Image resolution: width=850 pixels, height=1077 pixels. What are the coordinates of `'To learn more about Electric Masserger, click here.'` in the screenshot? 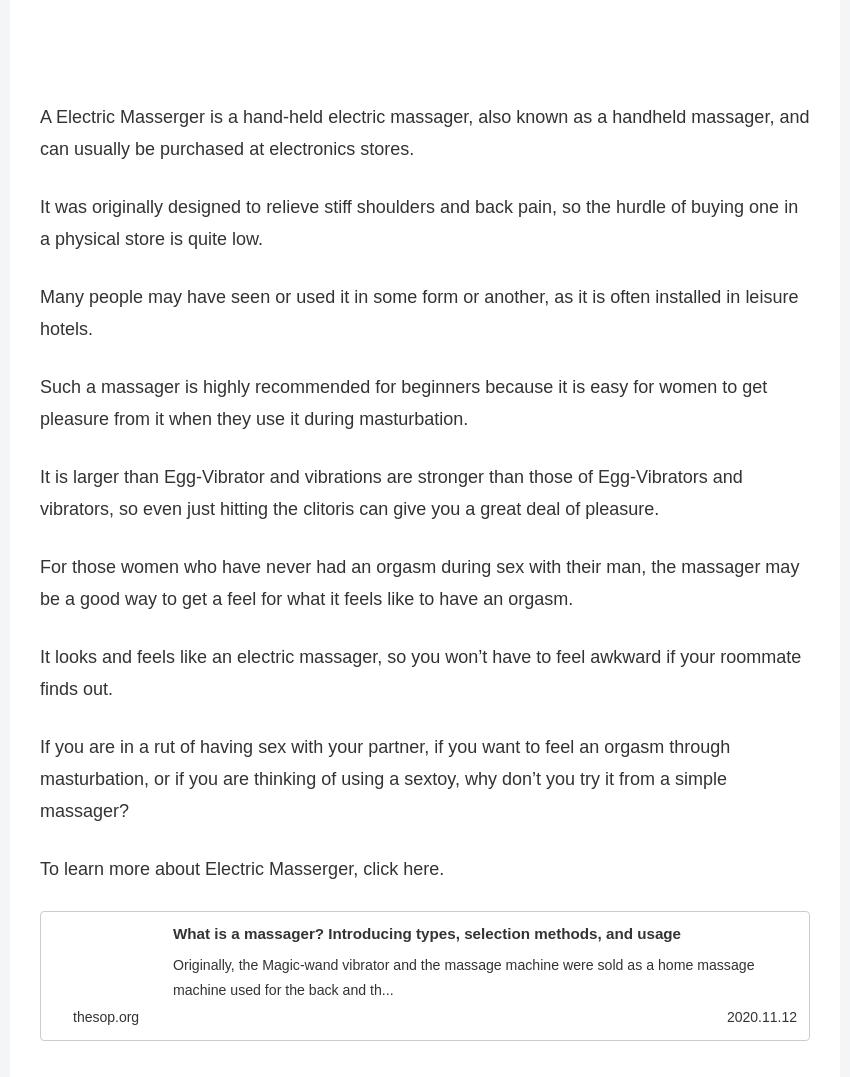 It's located at (39, 877).